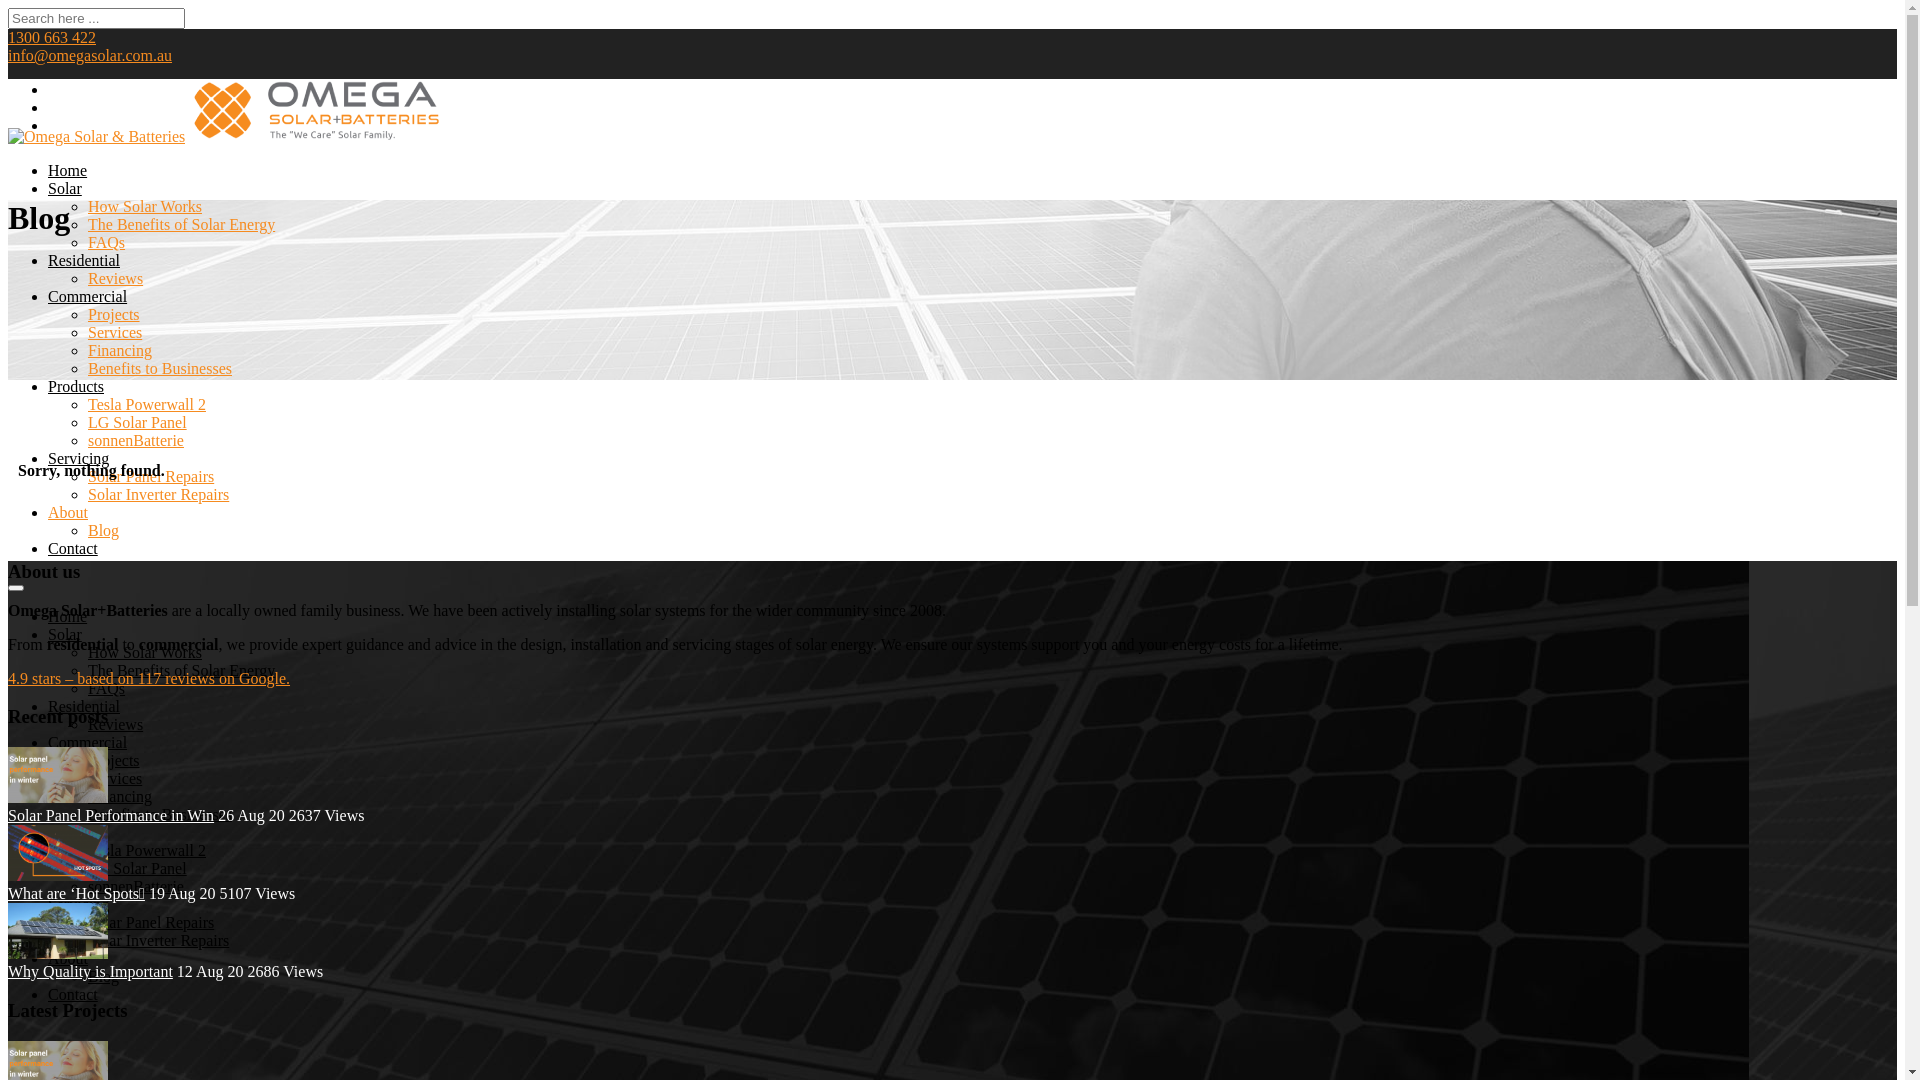 The height and width of the screenshot is (1080, 1920). Describe the element at coordinates (109, 815) in the screenshot. I see `'Solar Panel Performance in Win'` at that location.